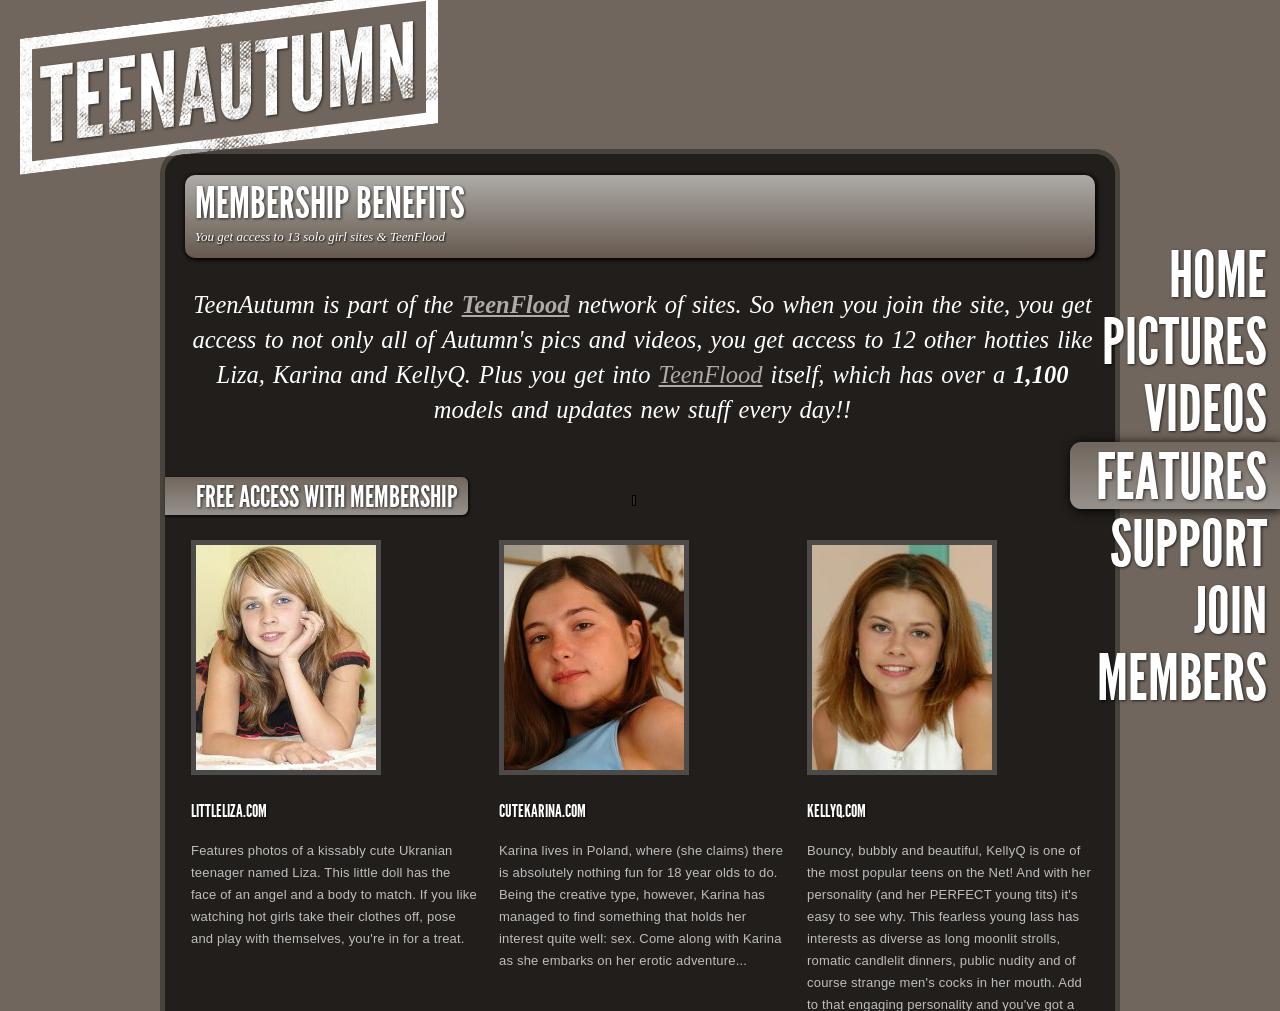  What do you see at coordinates (333, 894) in the screenshot?
I see `'Features photos of a kissably cute Ukranian teenager named Liza. This little doll has the face of an angel and a body to match. If you like watching hot girls take their clothes off, pose and play with themselves, you're in for a treat.'` at bounding box center [333, 894].